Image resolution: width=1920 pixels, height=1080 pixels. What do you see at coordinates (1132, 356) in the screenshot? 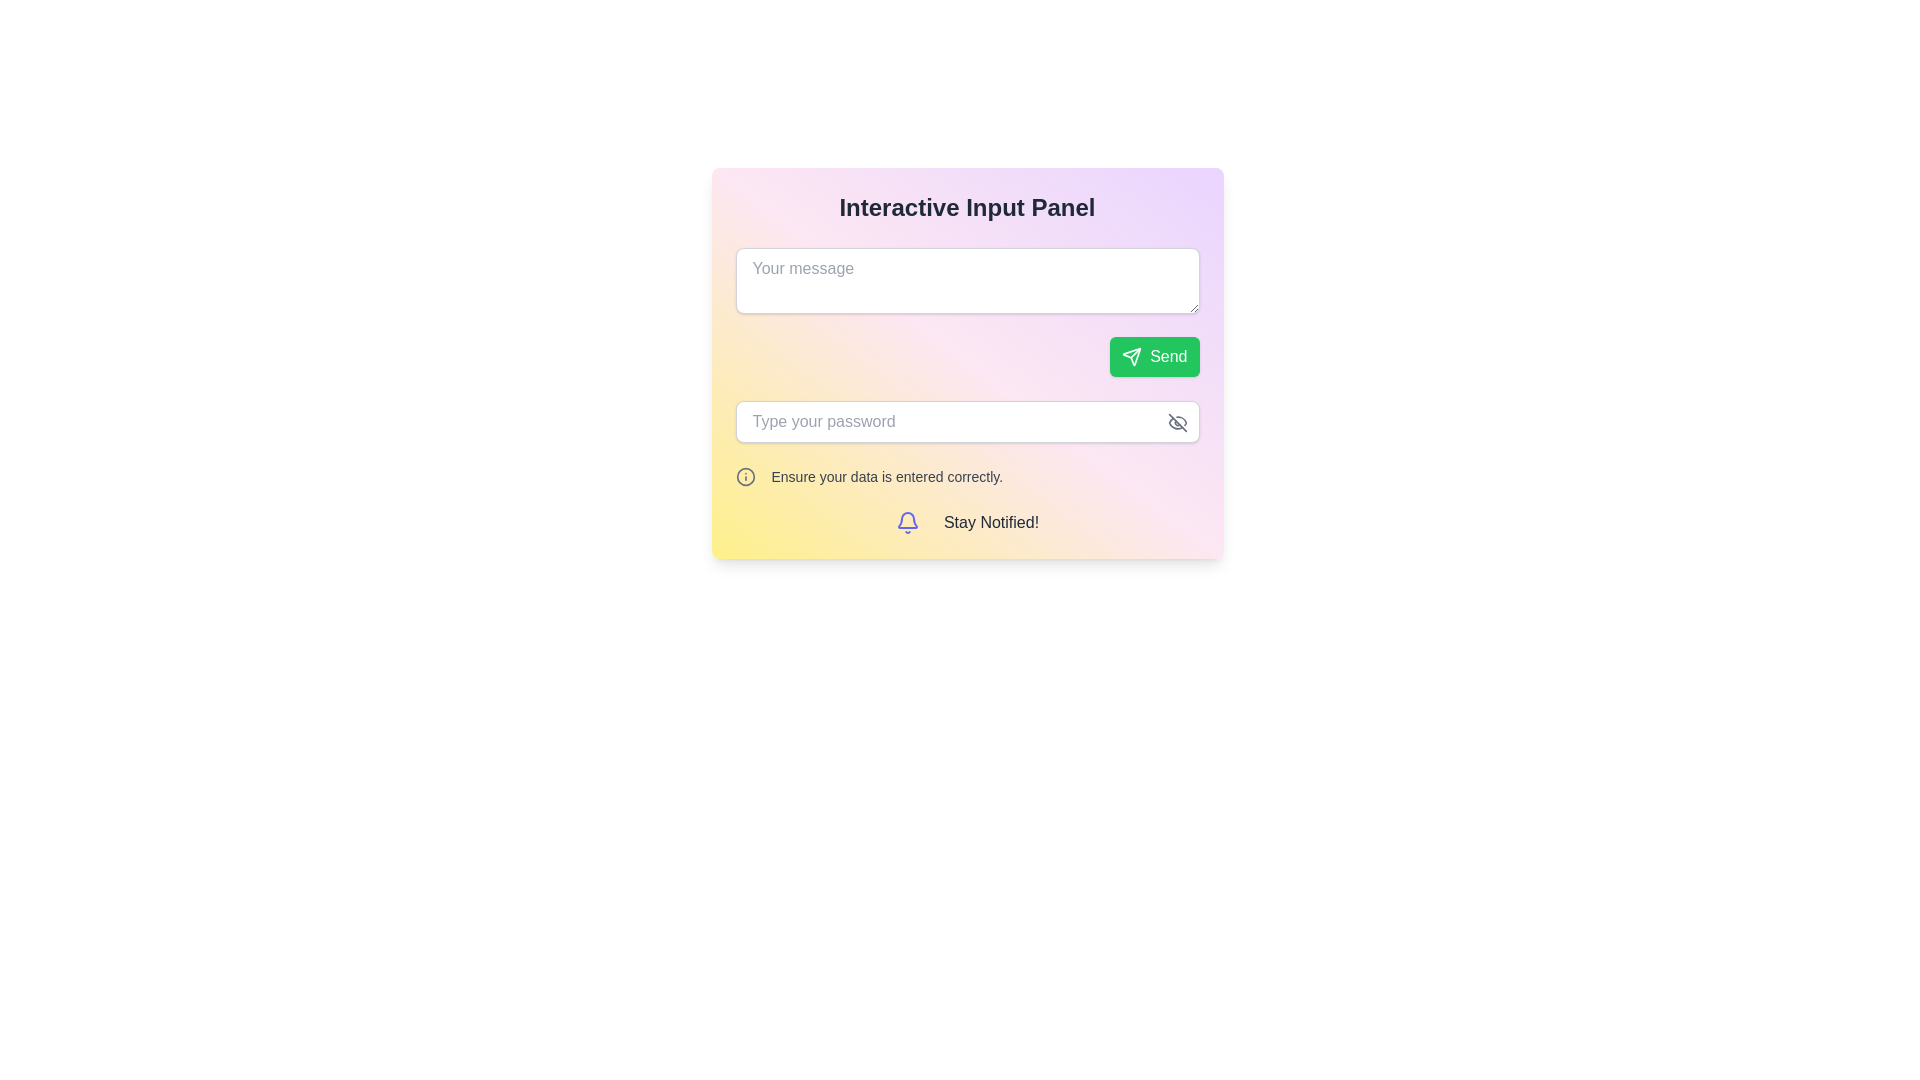
I see `the triangular-shaped send icon within the green 'Send' button` at bounding box center [1132, 356].